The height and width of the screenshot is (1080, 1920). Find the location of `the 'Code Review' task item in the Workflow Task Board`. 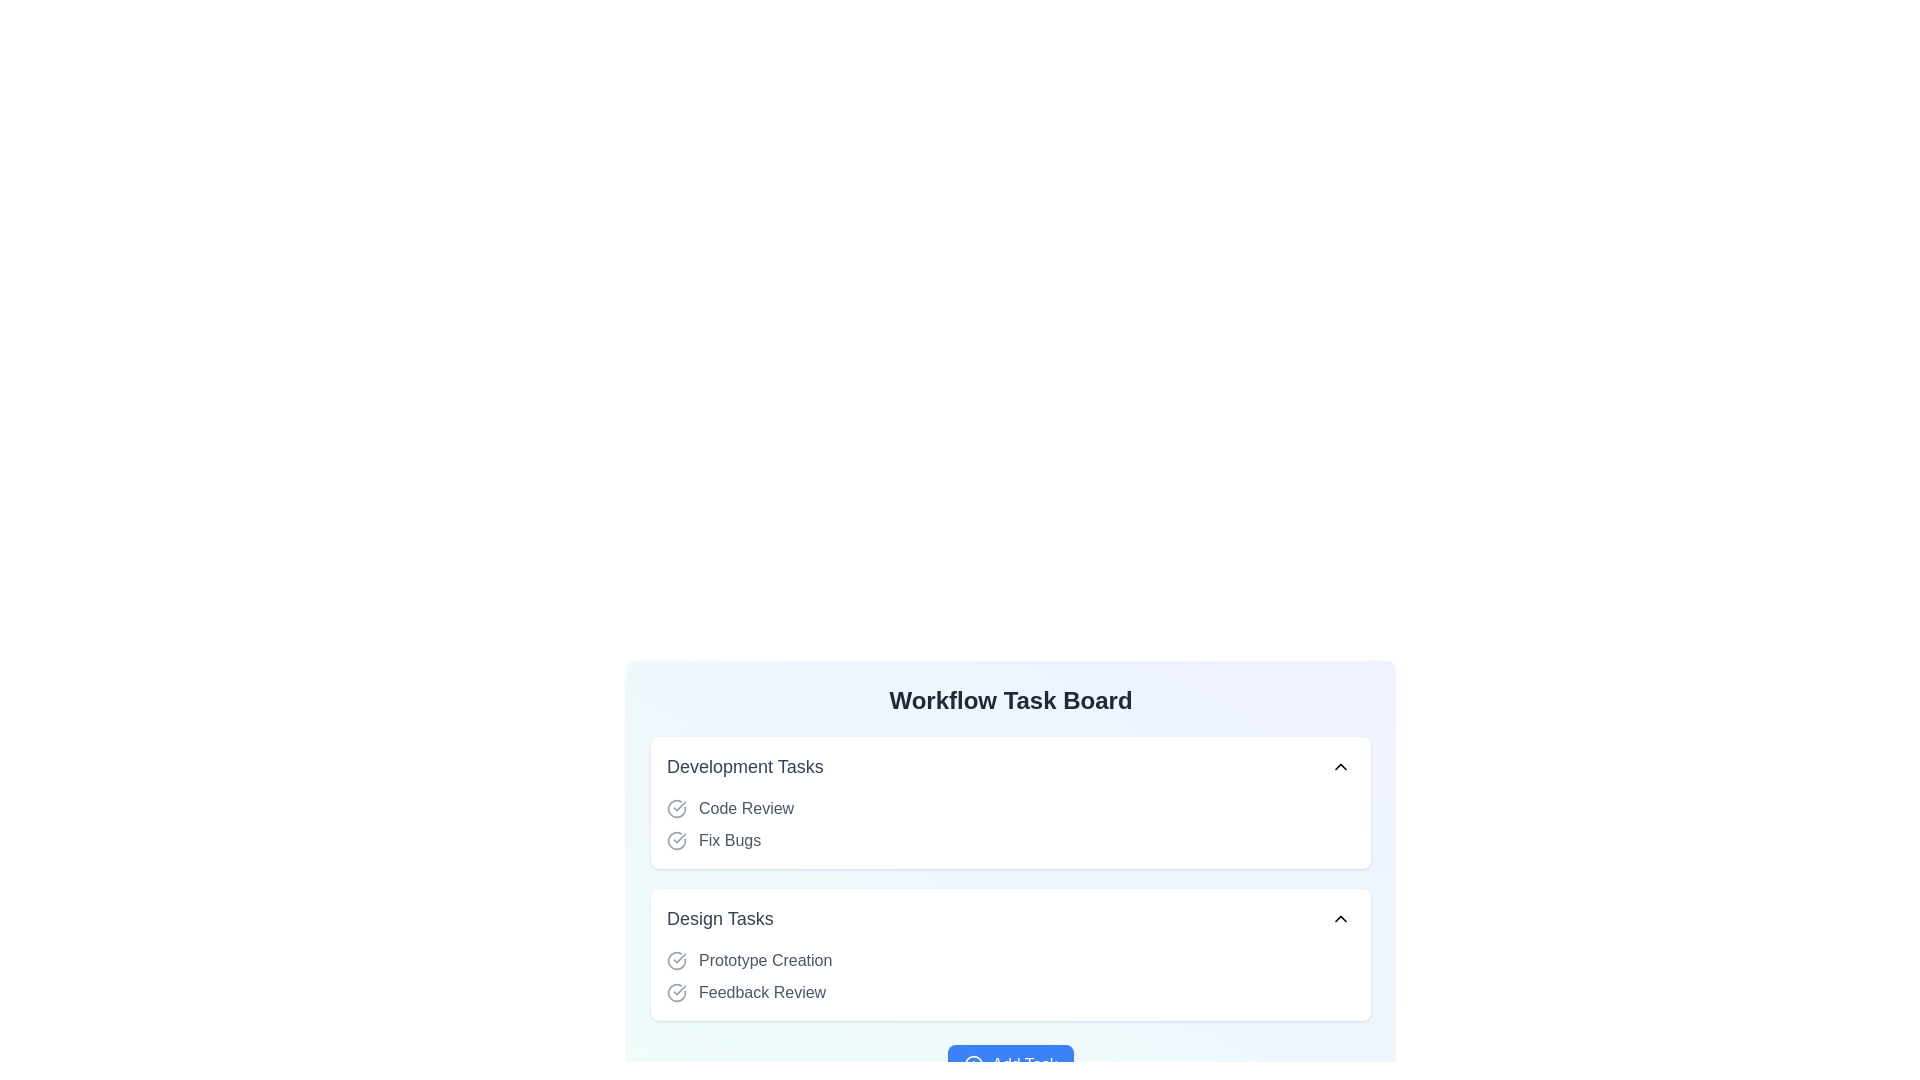

the 'Code Review' task item in the Workflow Task Board is located at coordinates (1011, 808).